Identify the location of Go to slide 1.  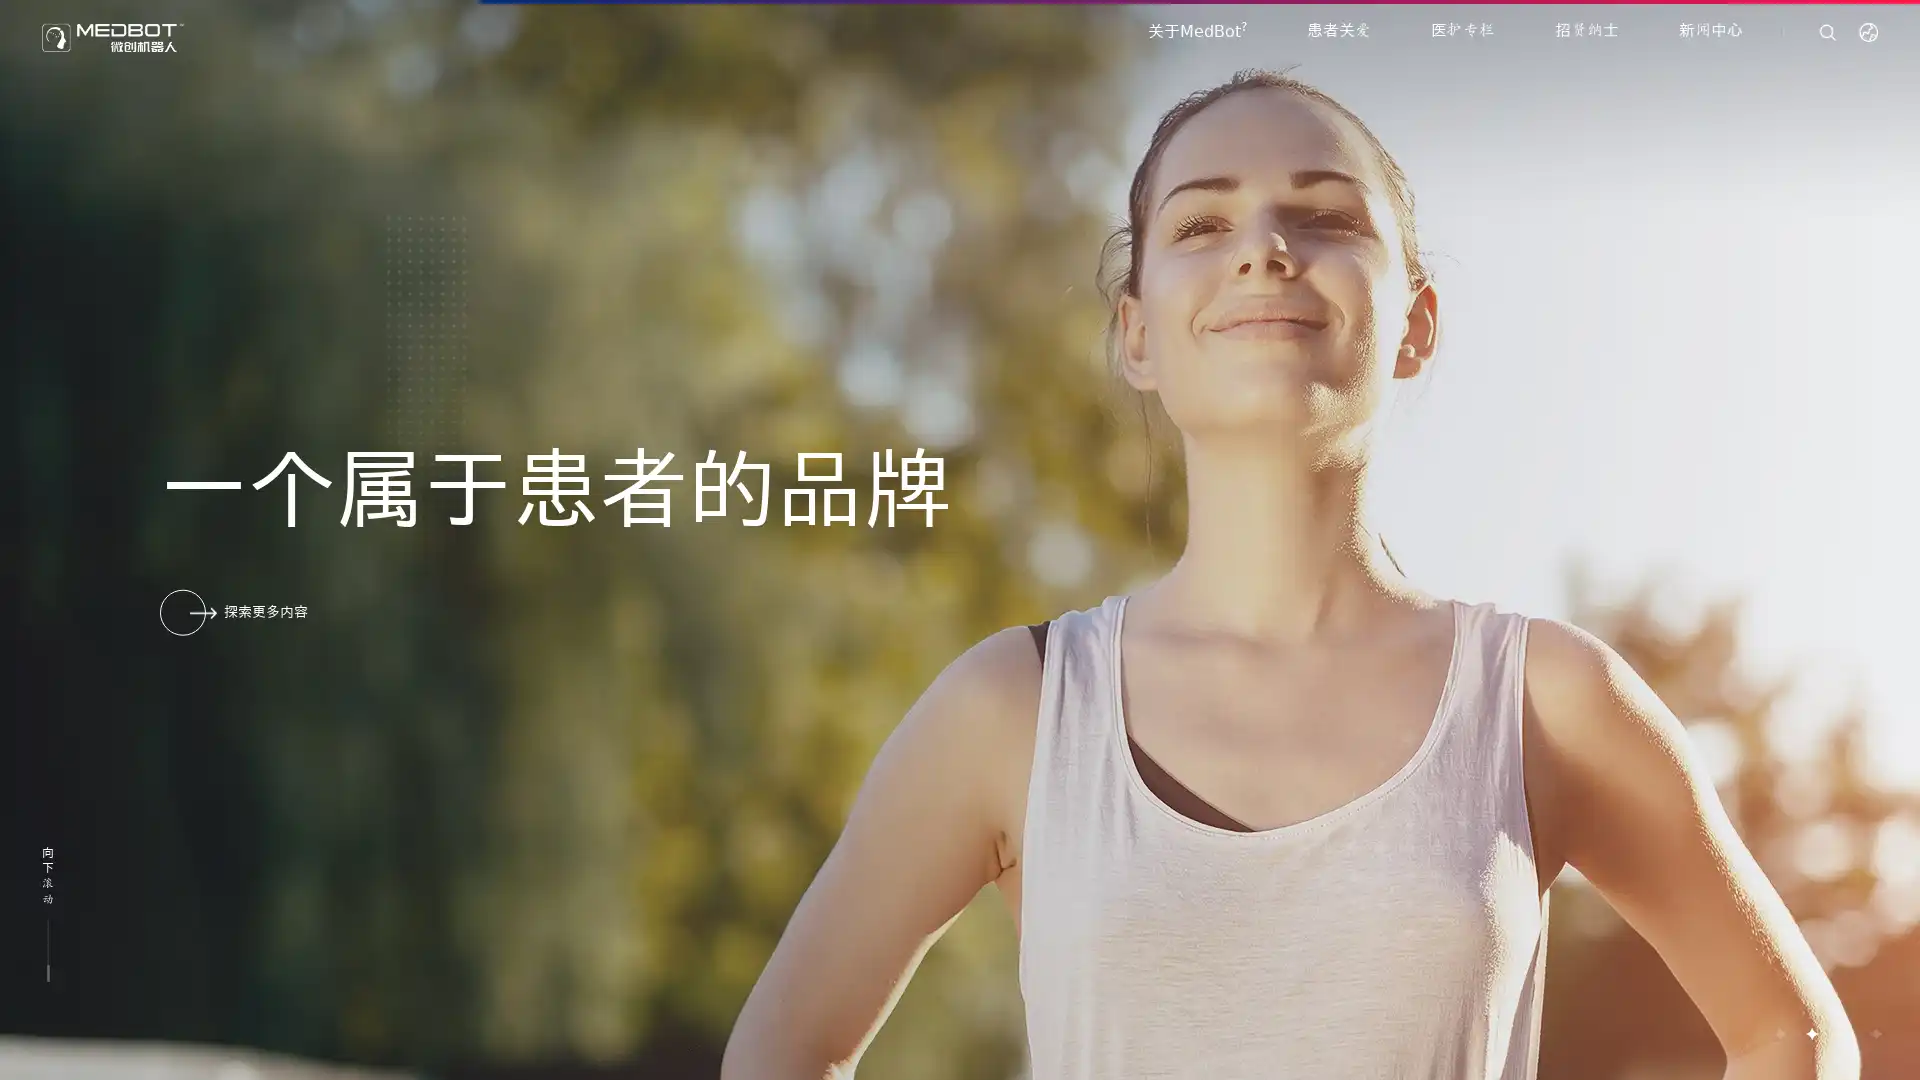
(1779, 1033).